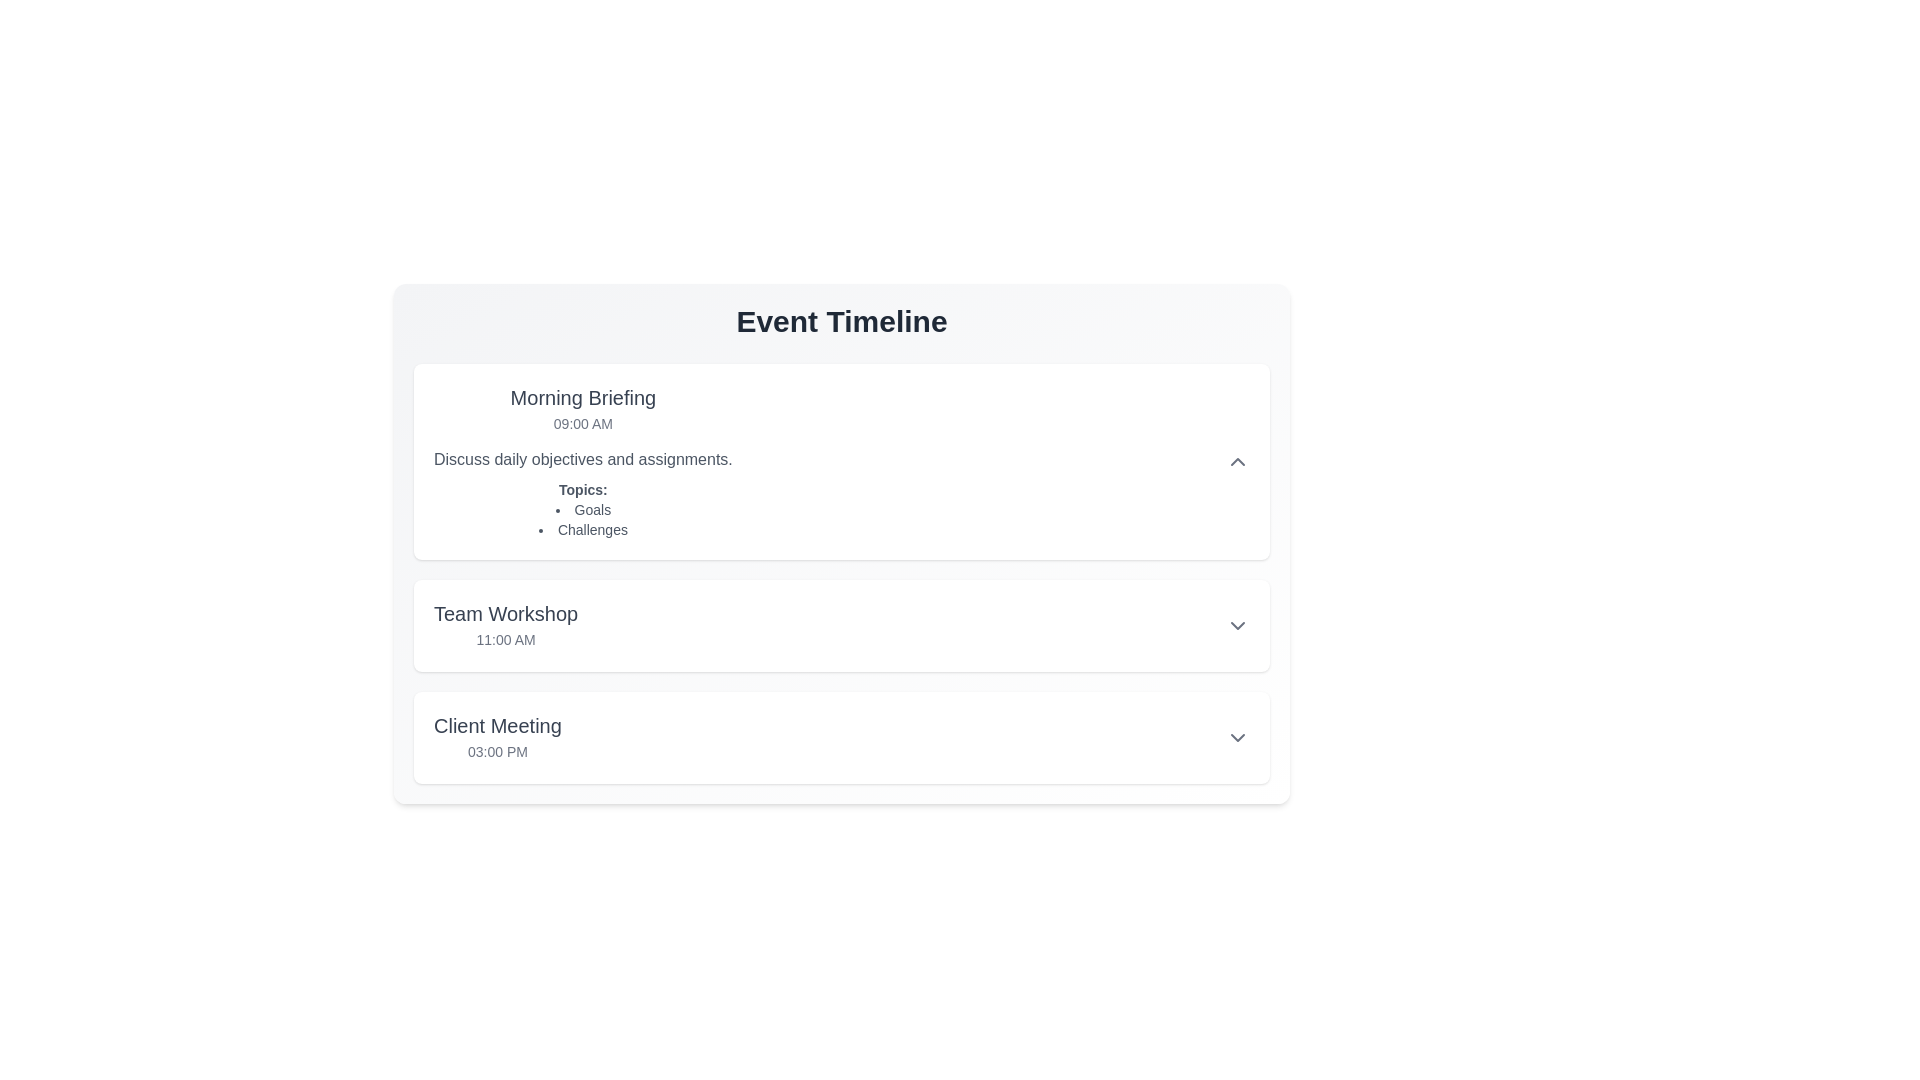 This screenshot has width=1920, height=1080. I want to click on the Information card at the top of the 'Event Timeline', so click(841, 462).